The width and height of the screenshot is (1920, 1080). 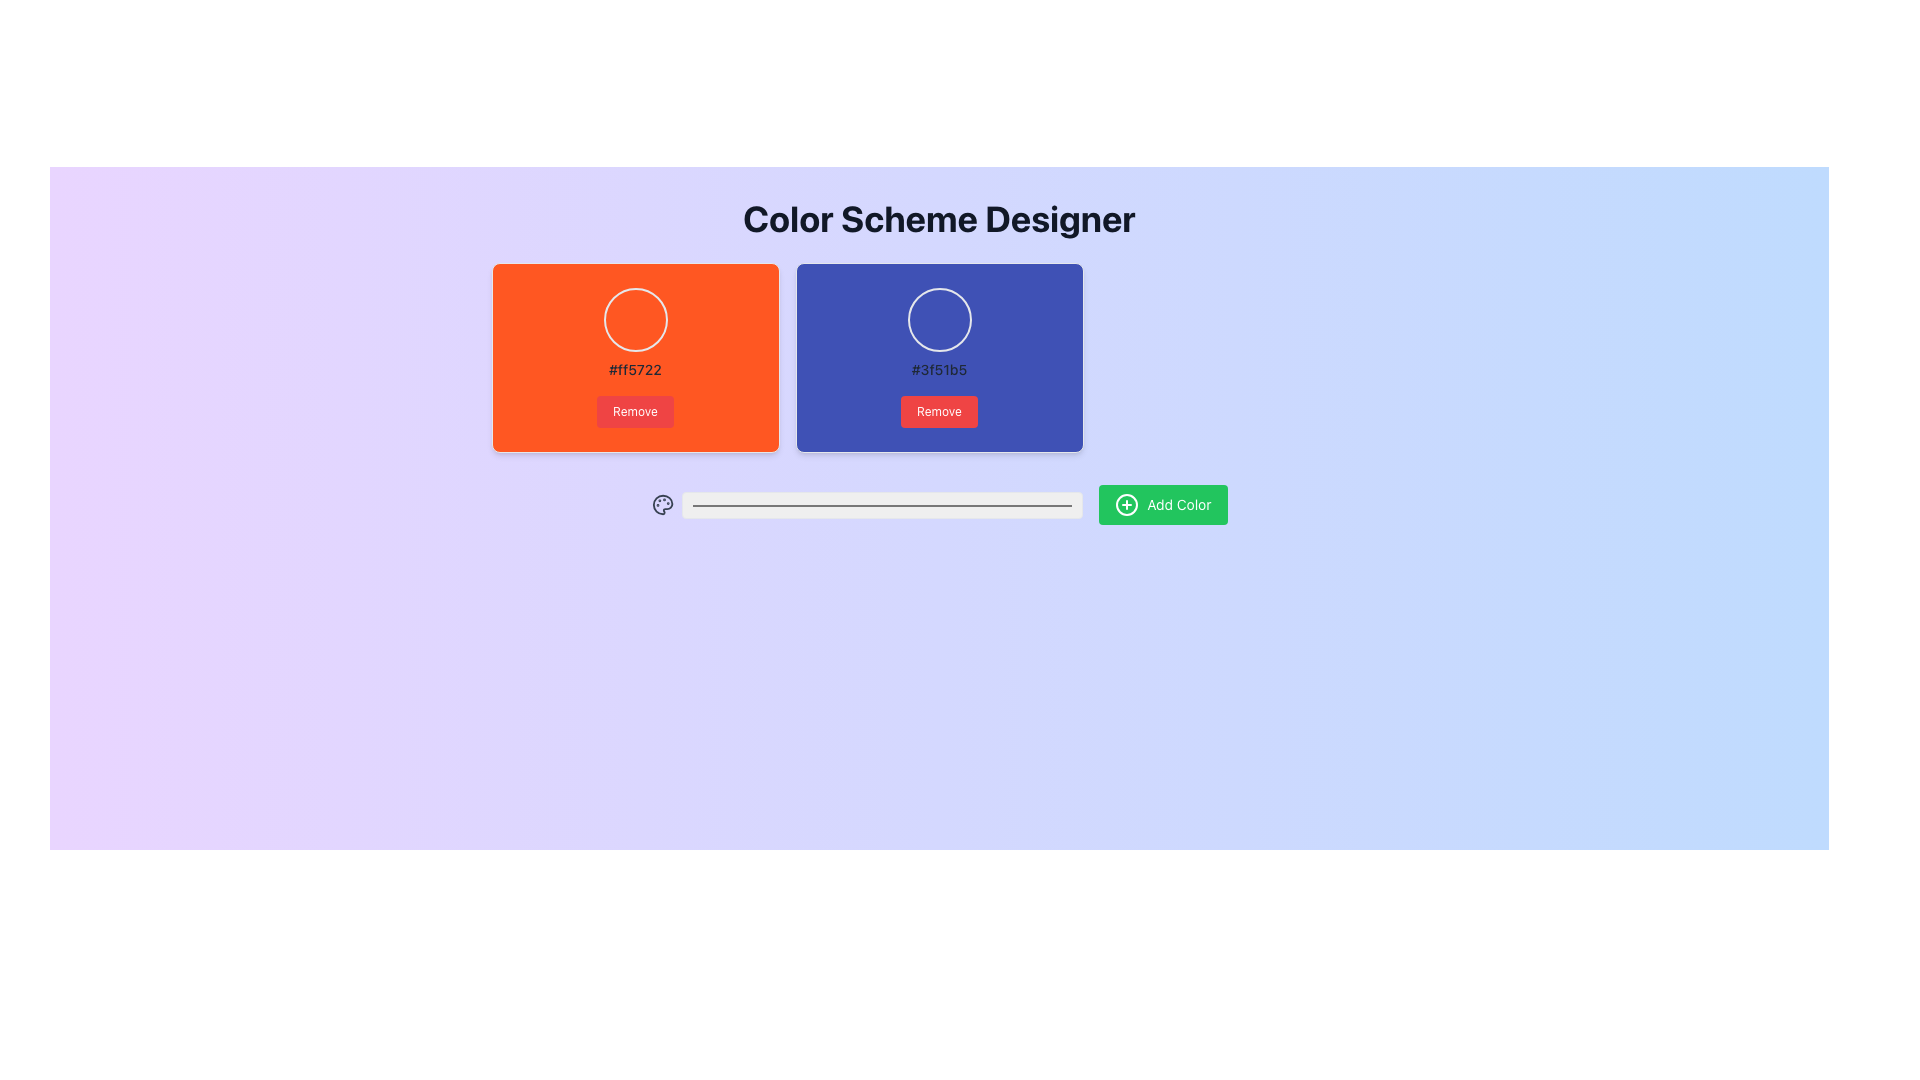 I want to click on the color, so click(x=881, y=504).